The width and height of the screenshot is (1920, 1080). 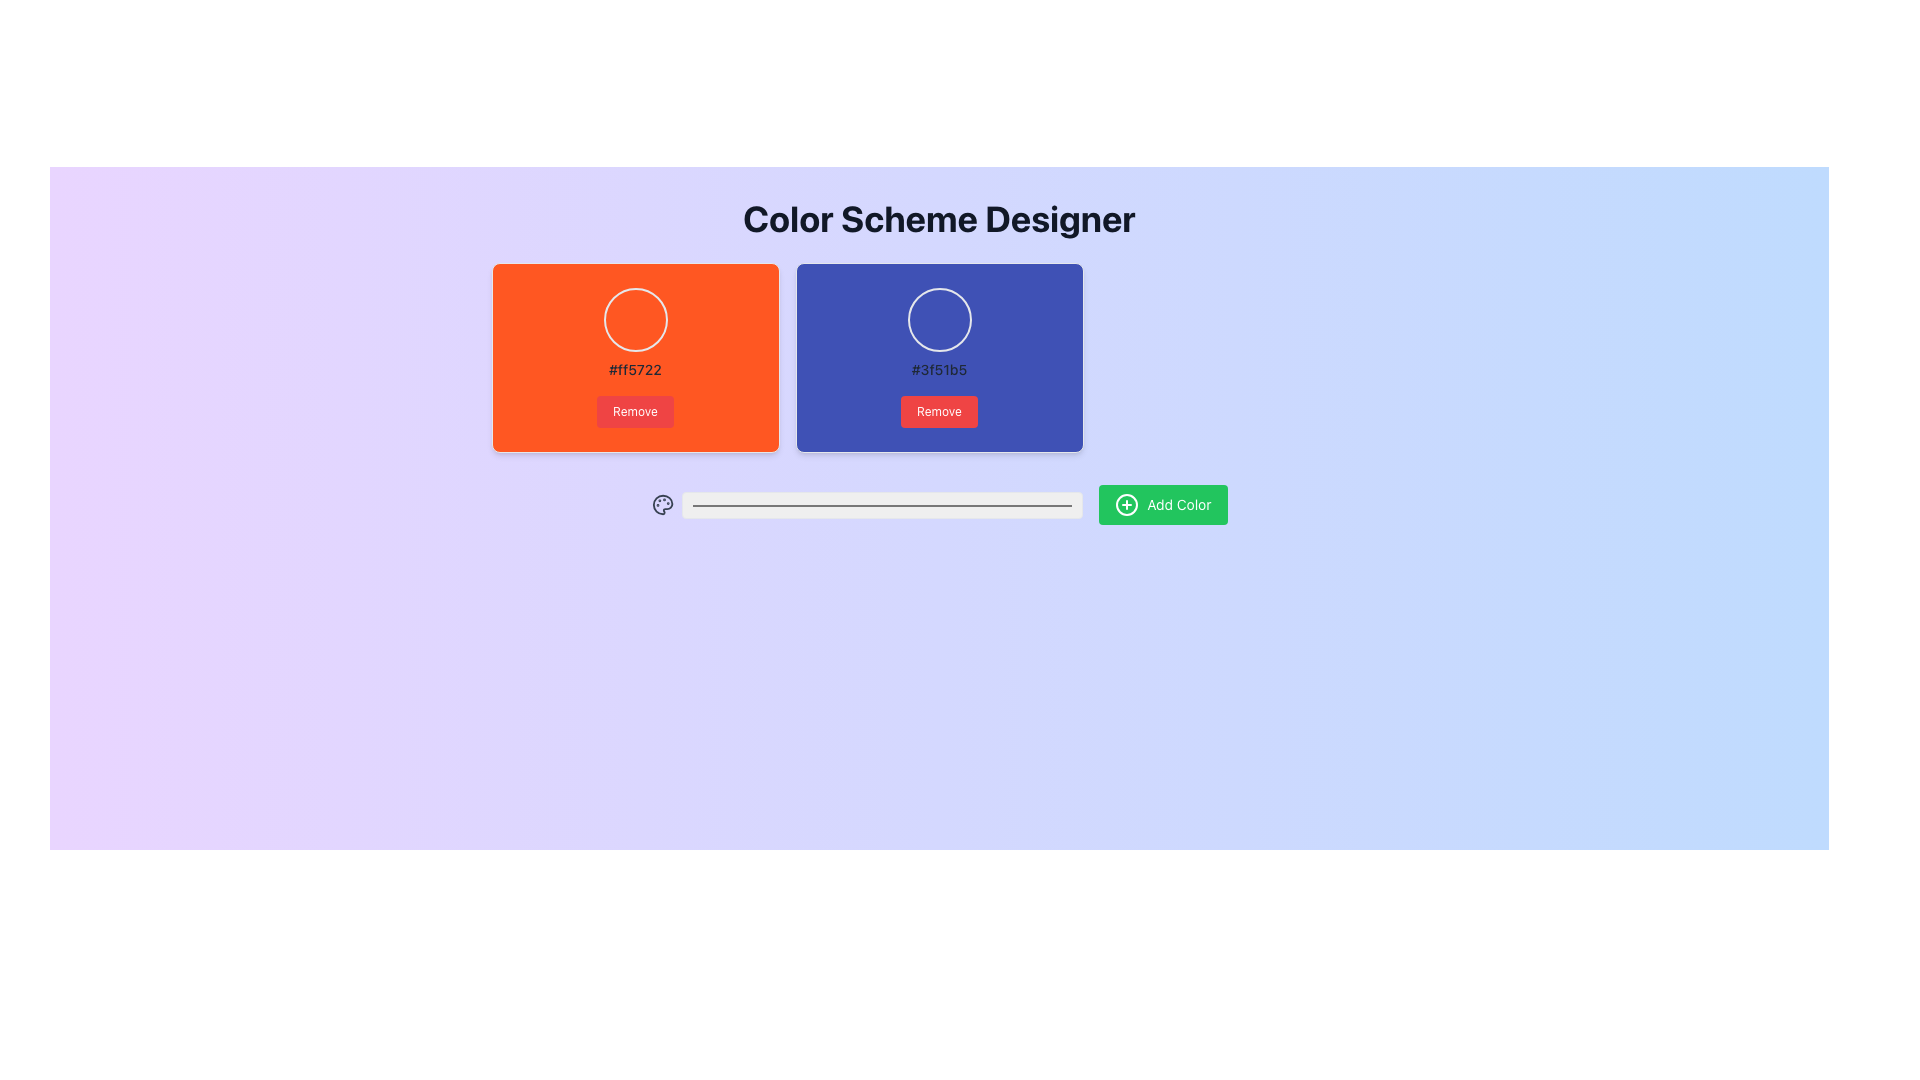 I want to click on the color, so click(x=881, y=504).